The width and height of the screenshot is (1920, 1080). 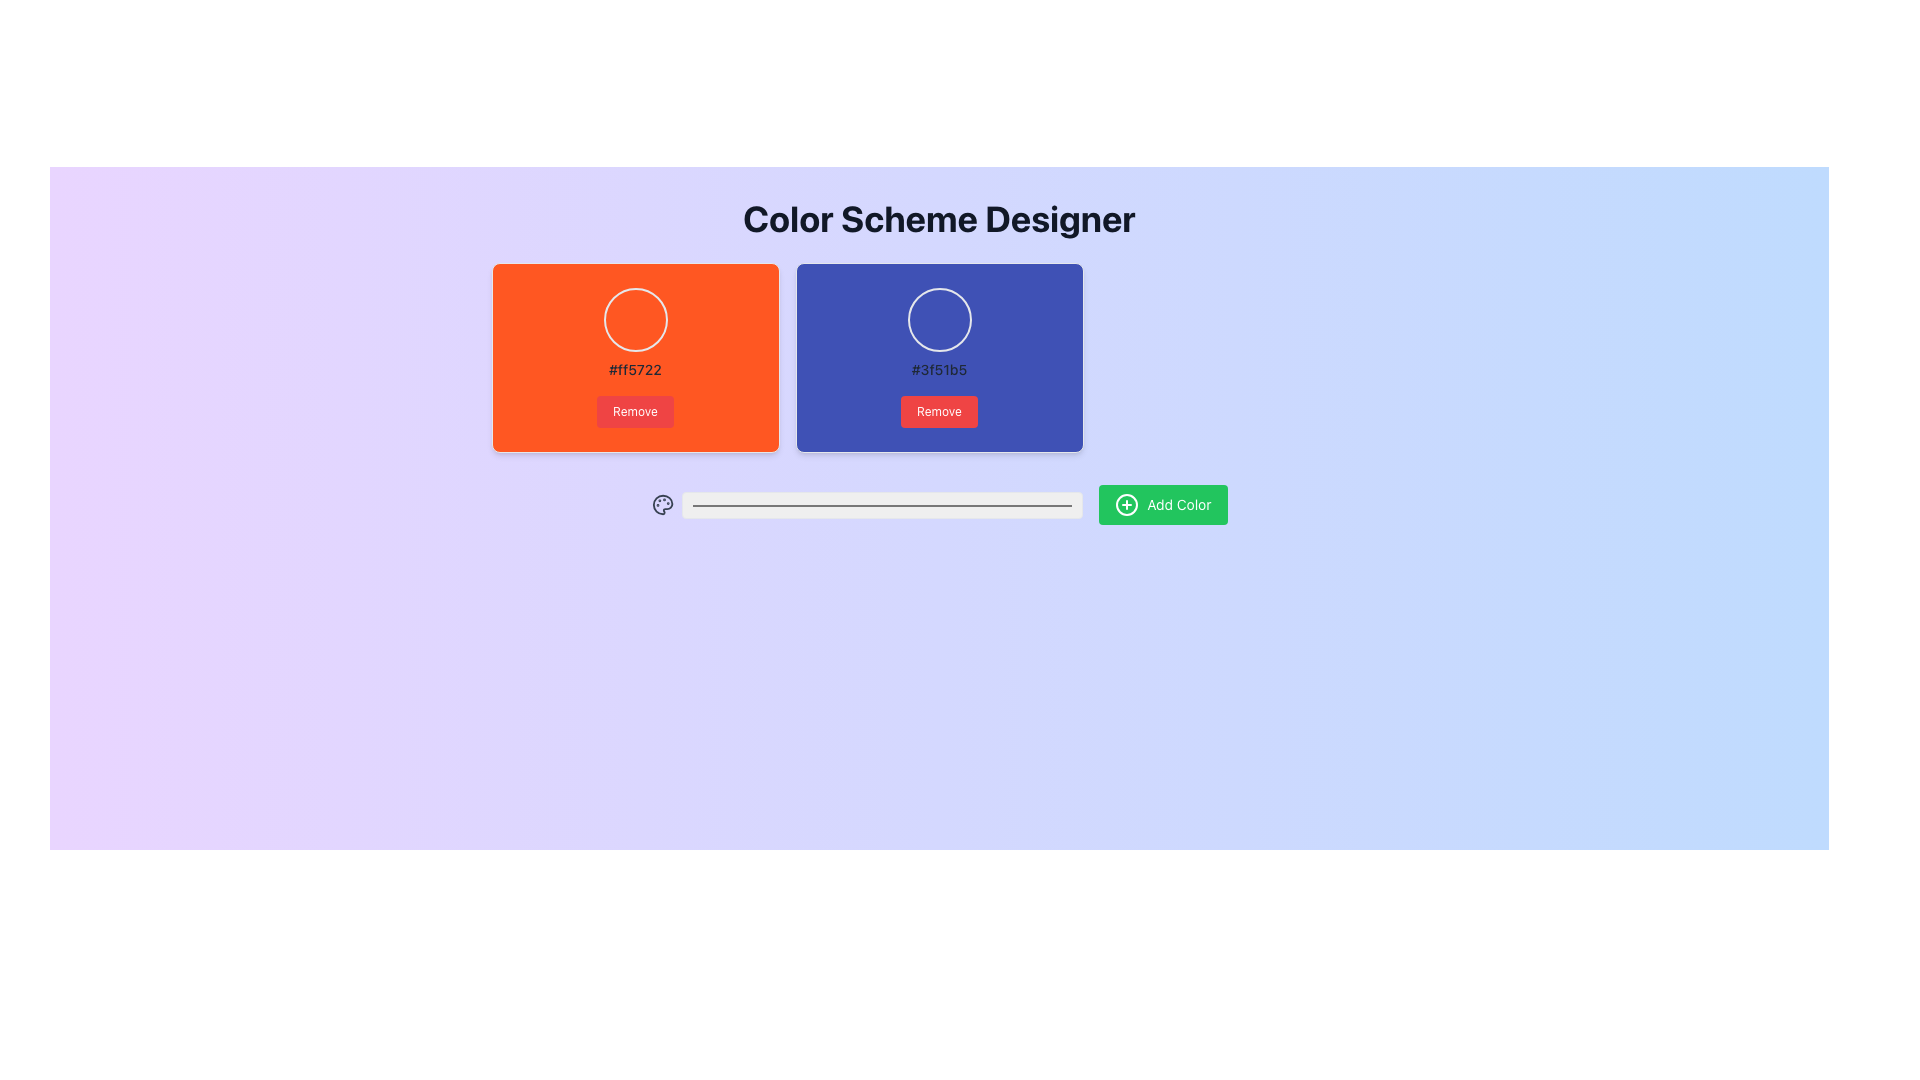 I want to click on the color, so click(x=881, y=504).